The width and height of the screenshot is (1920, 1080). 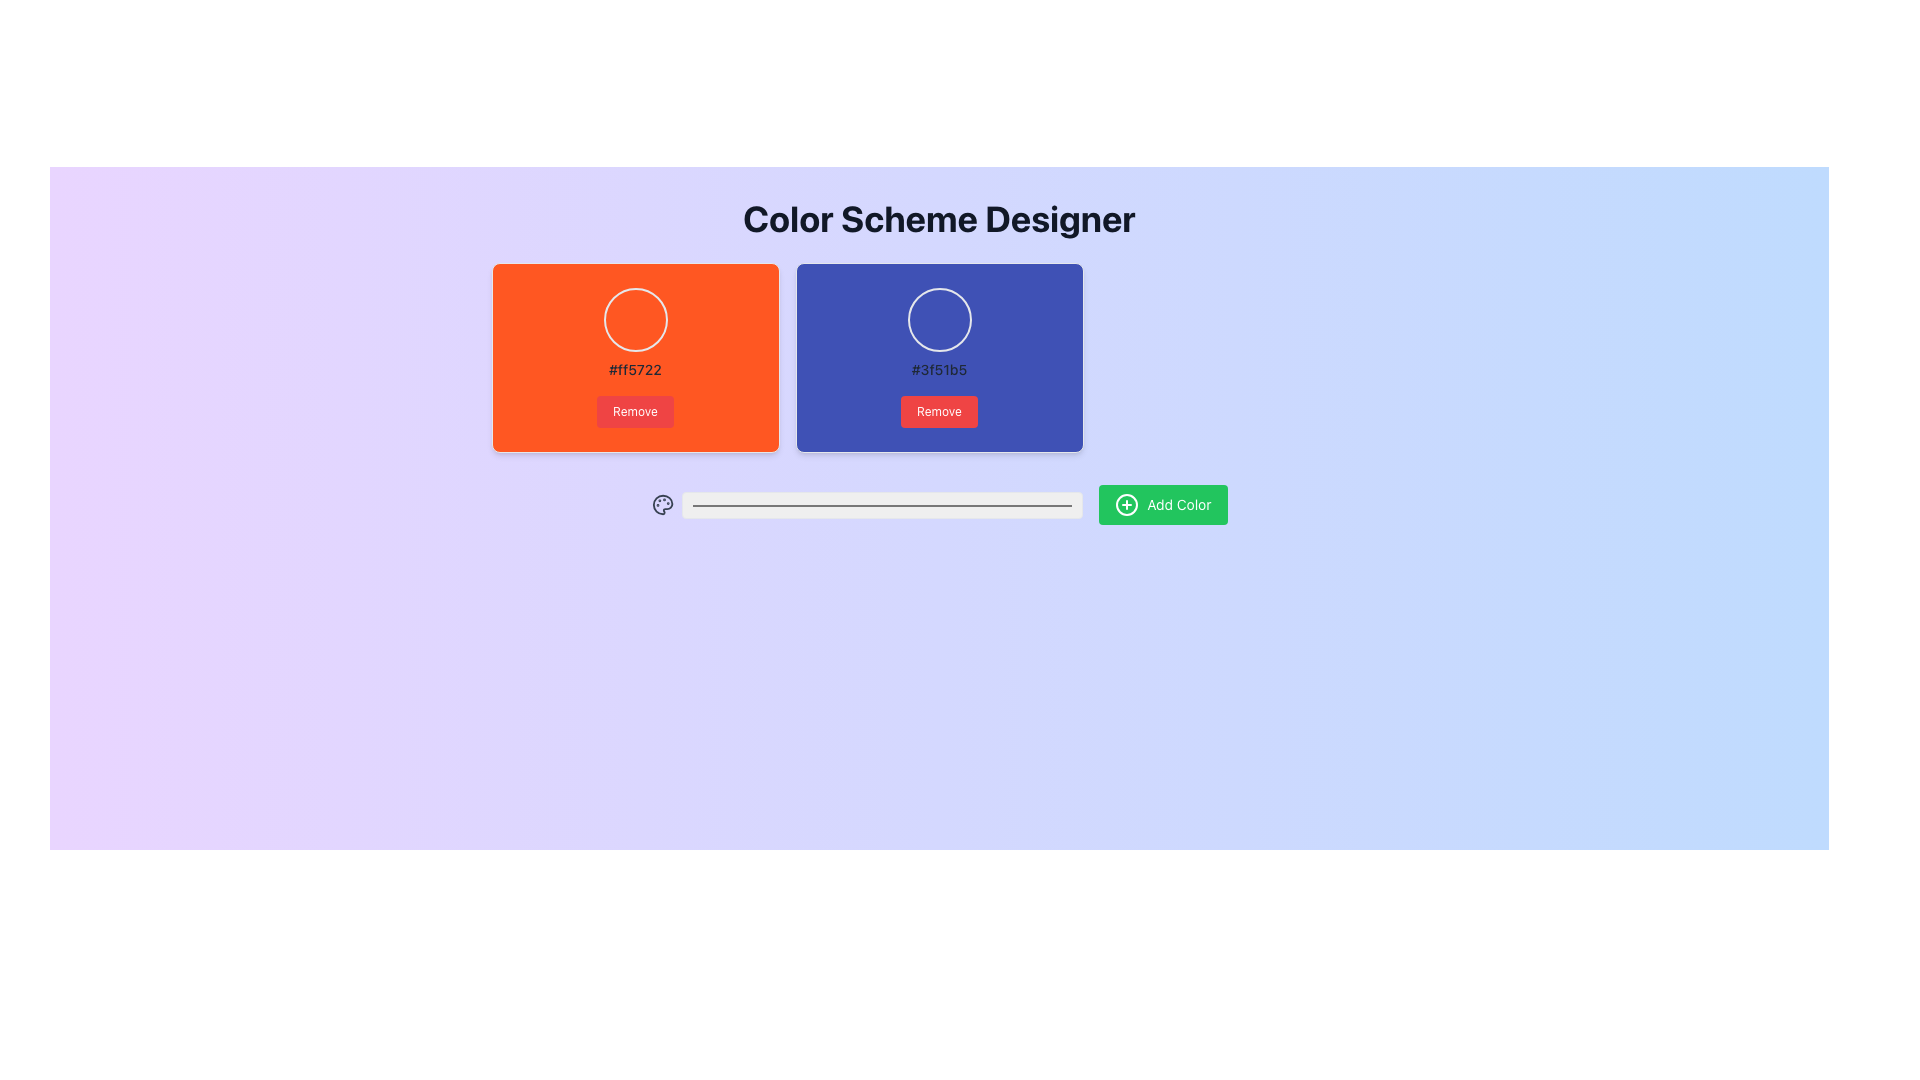 I want to click on the color, so click(x=881, y=504).